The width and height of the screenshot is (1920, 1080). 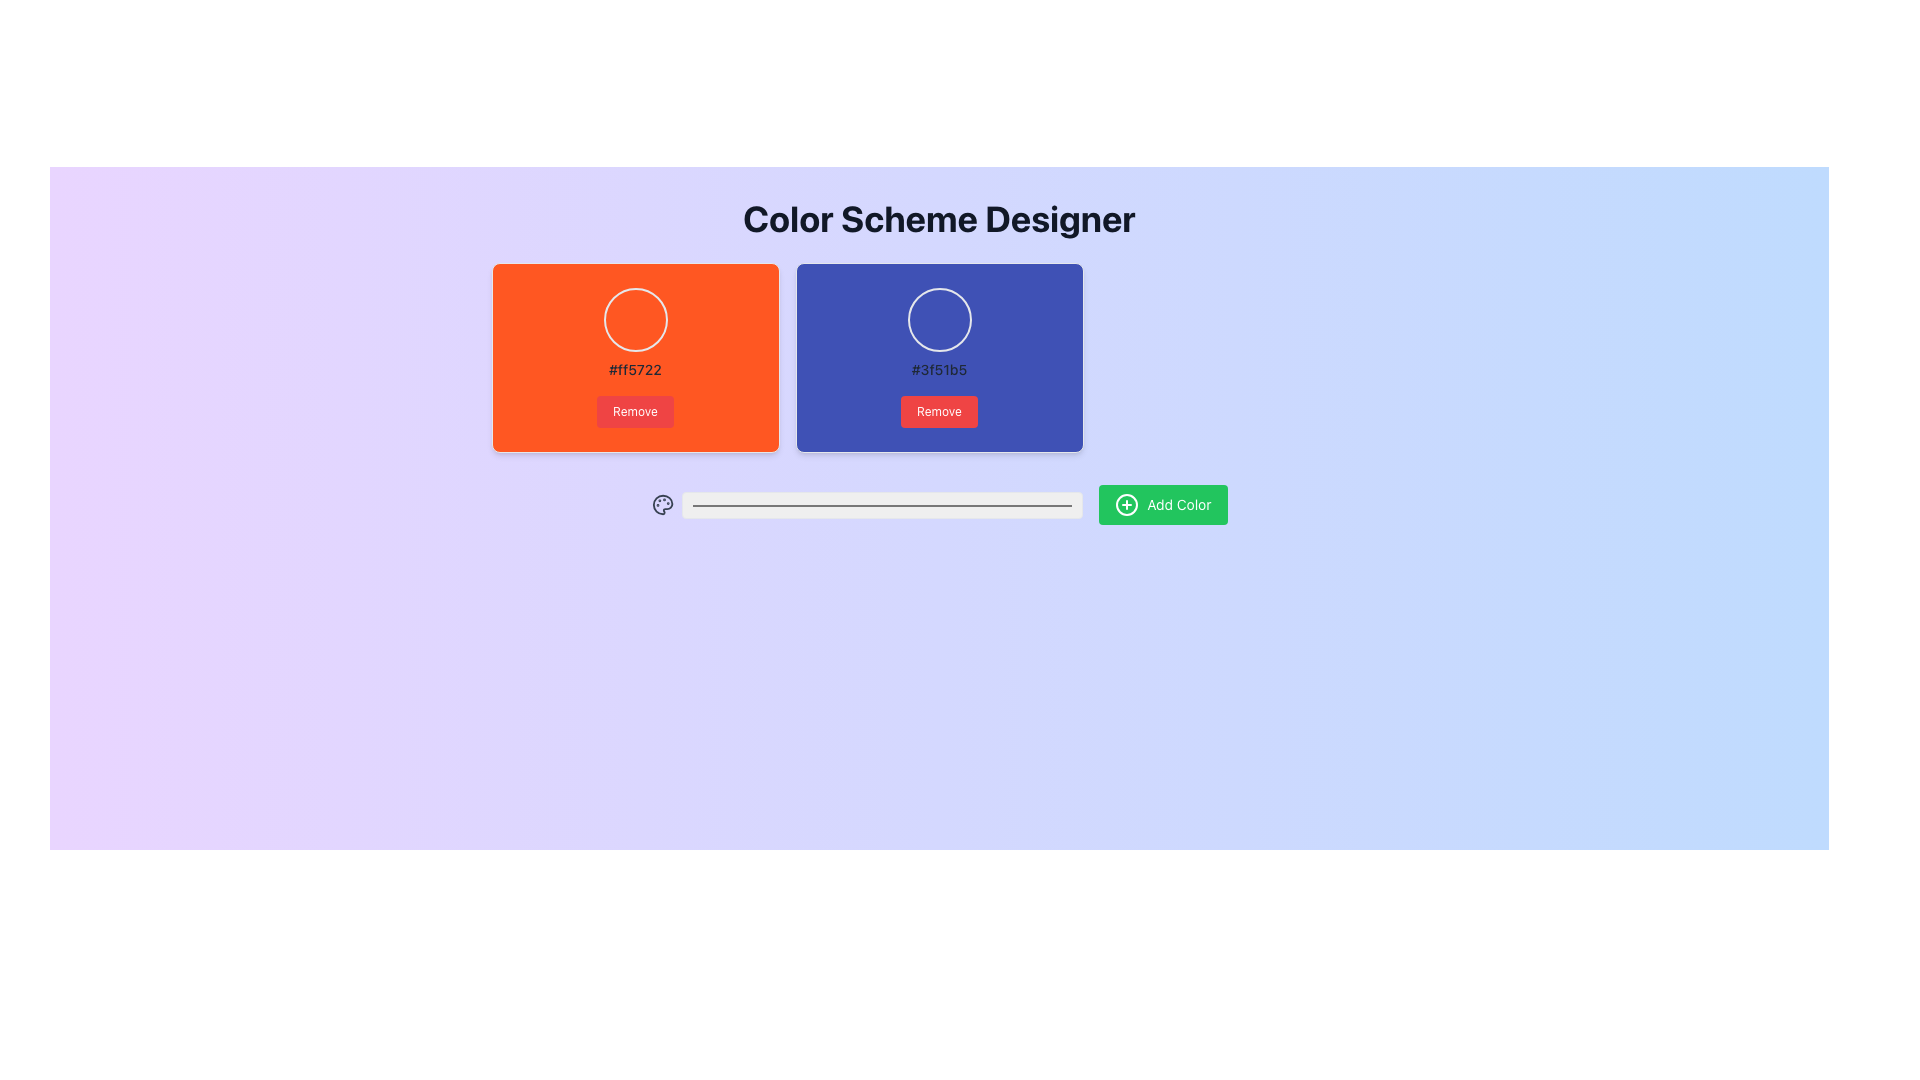 I want to click on the color, so click(x=881, y=504).